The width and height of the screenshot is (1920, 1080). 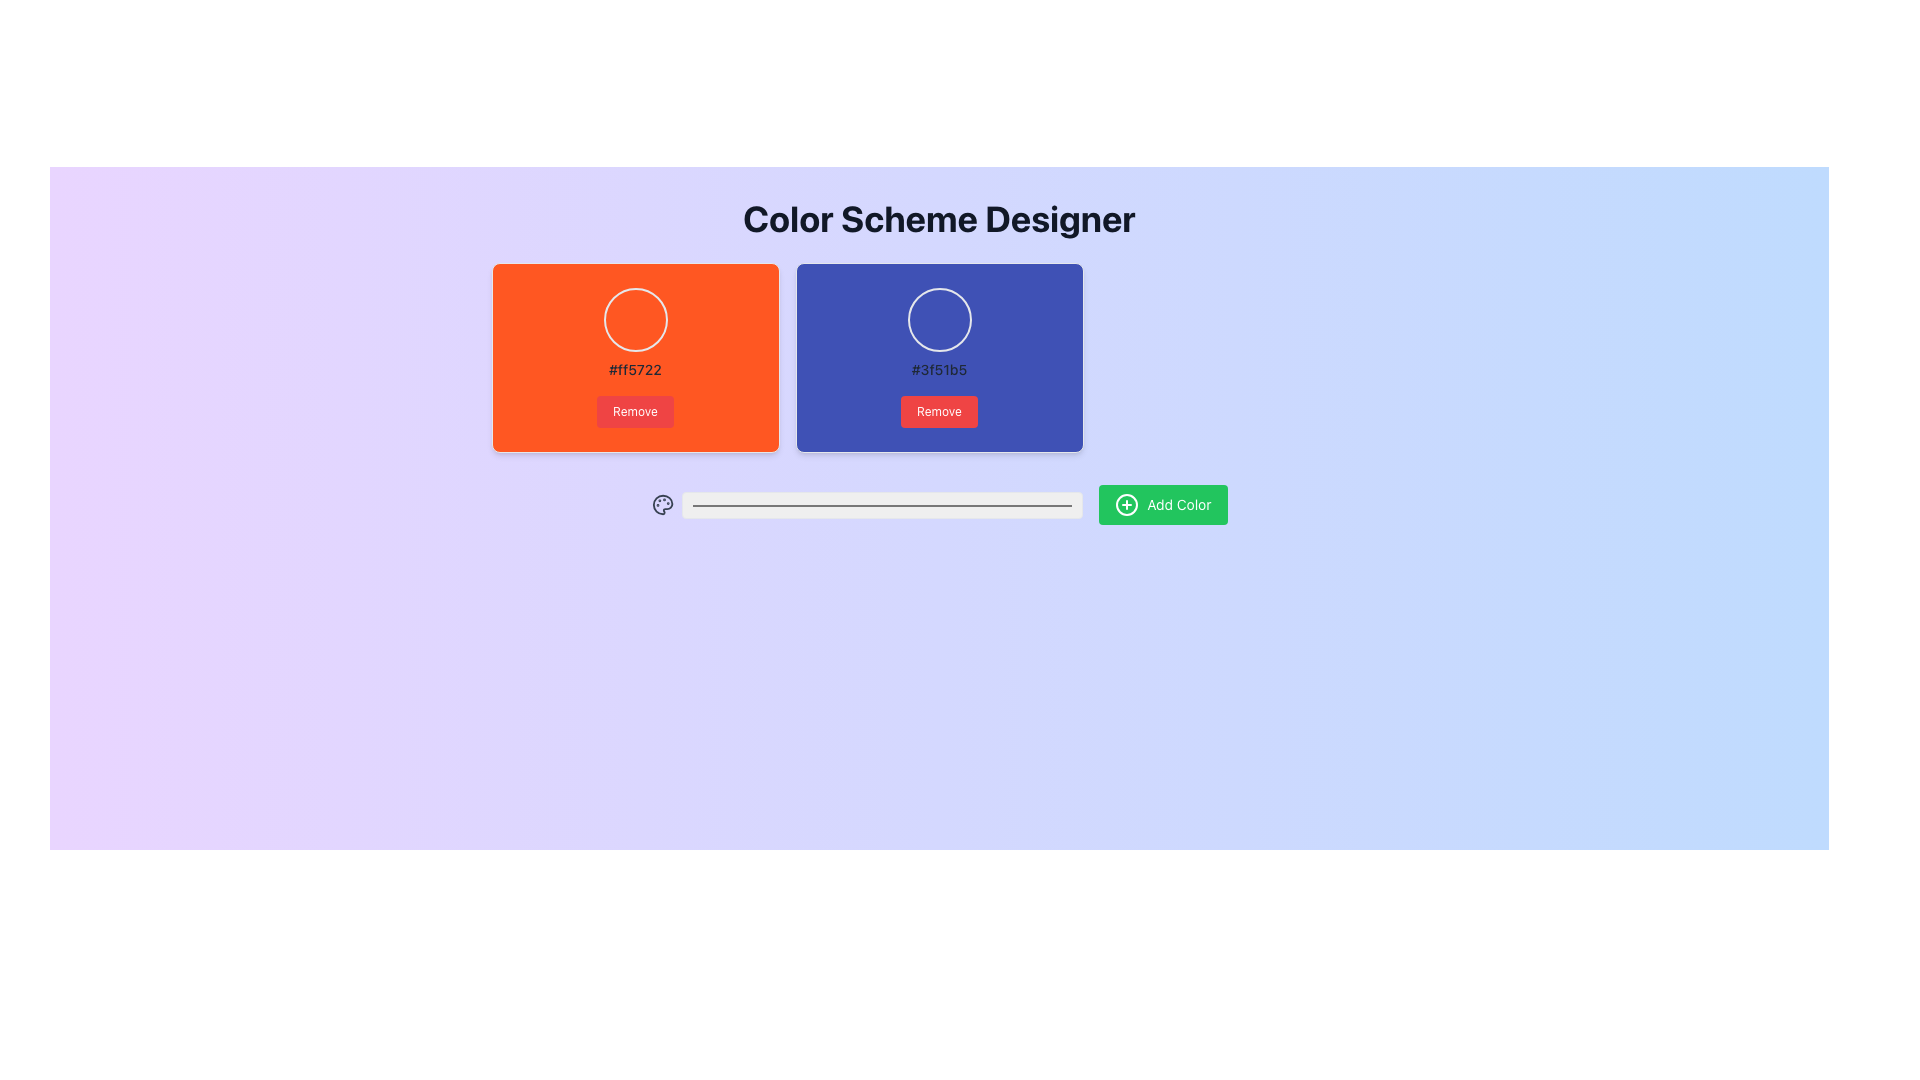 I want to click on the color, so click(x=881, y=504).